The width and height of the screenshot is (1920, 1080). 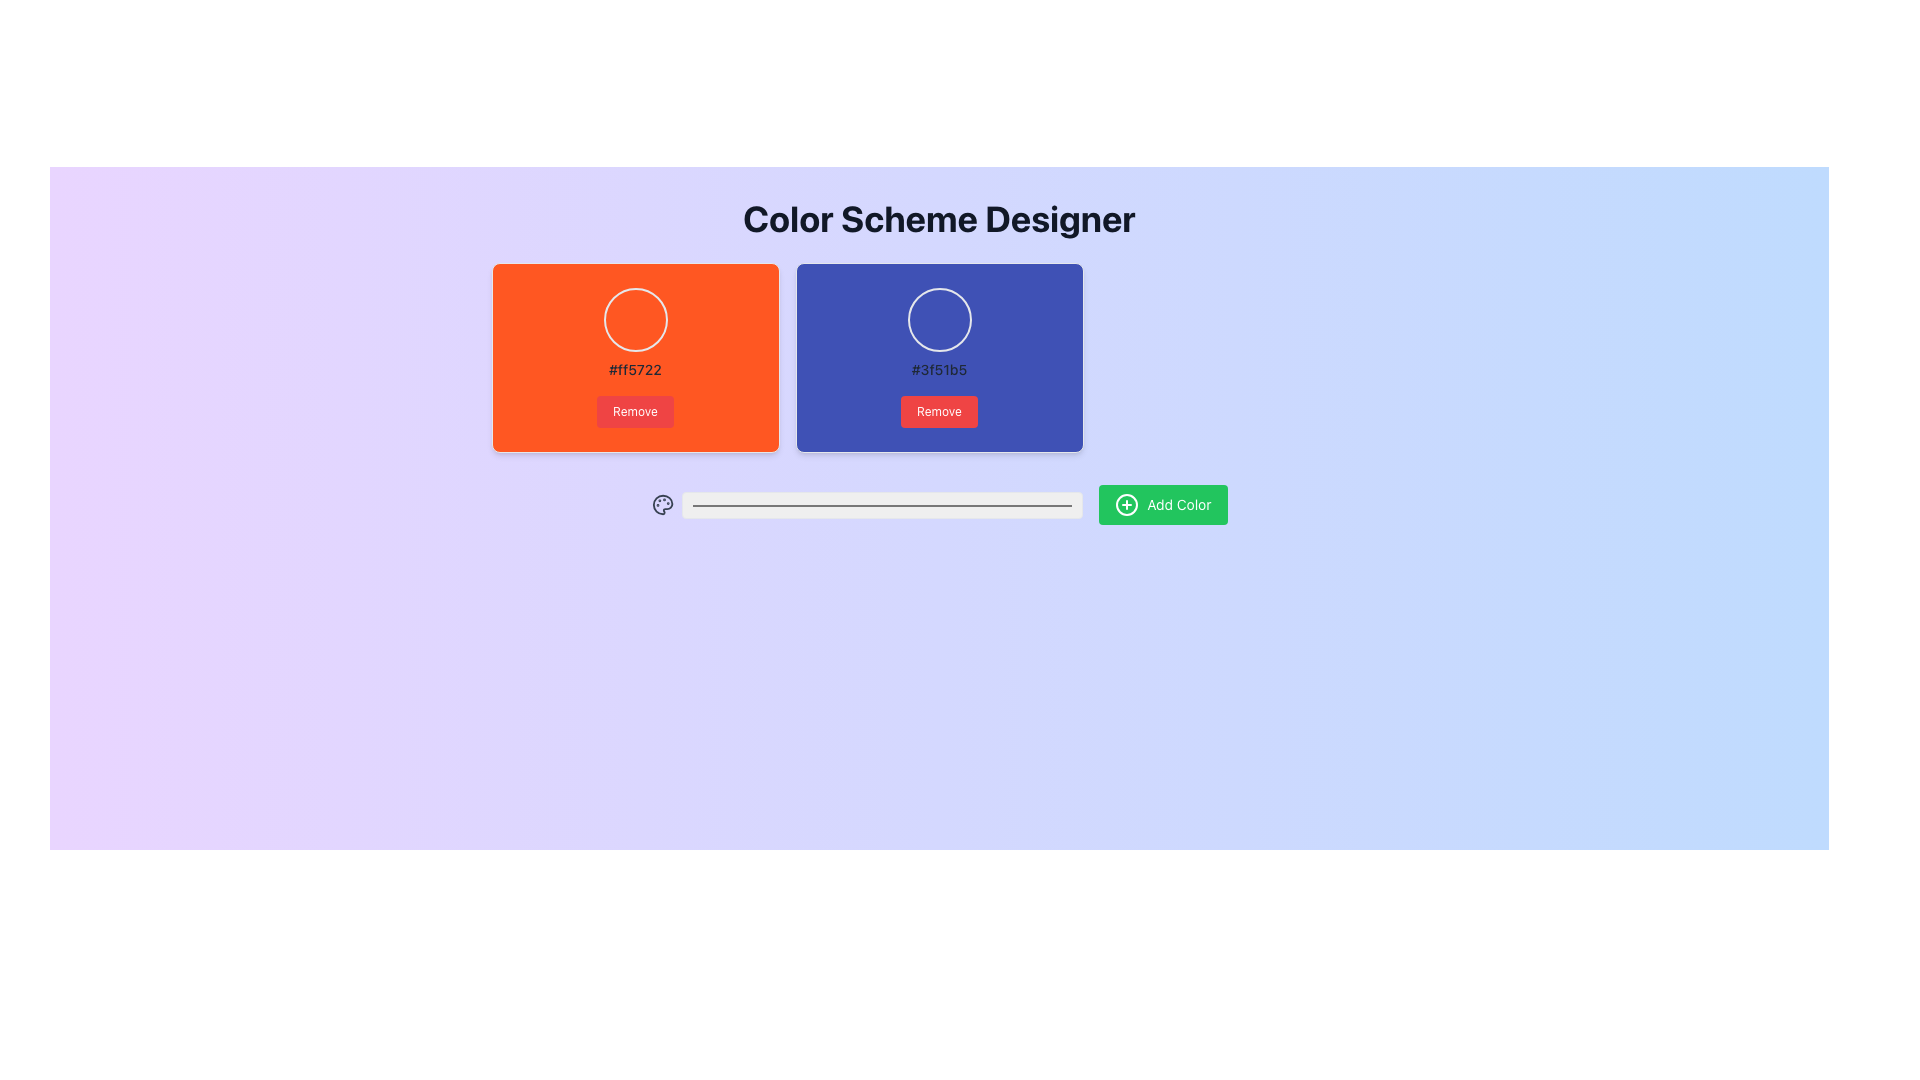 I want to click on the color, so click(x=881, y=504).